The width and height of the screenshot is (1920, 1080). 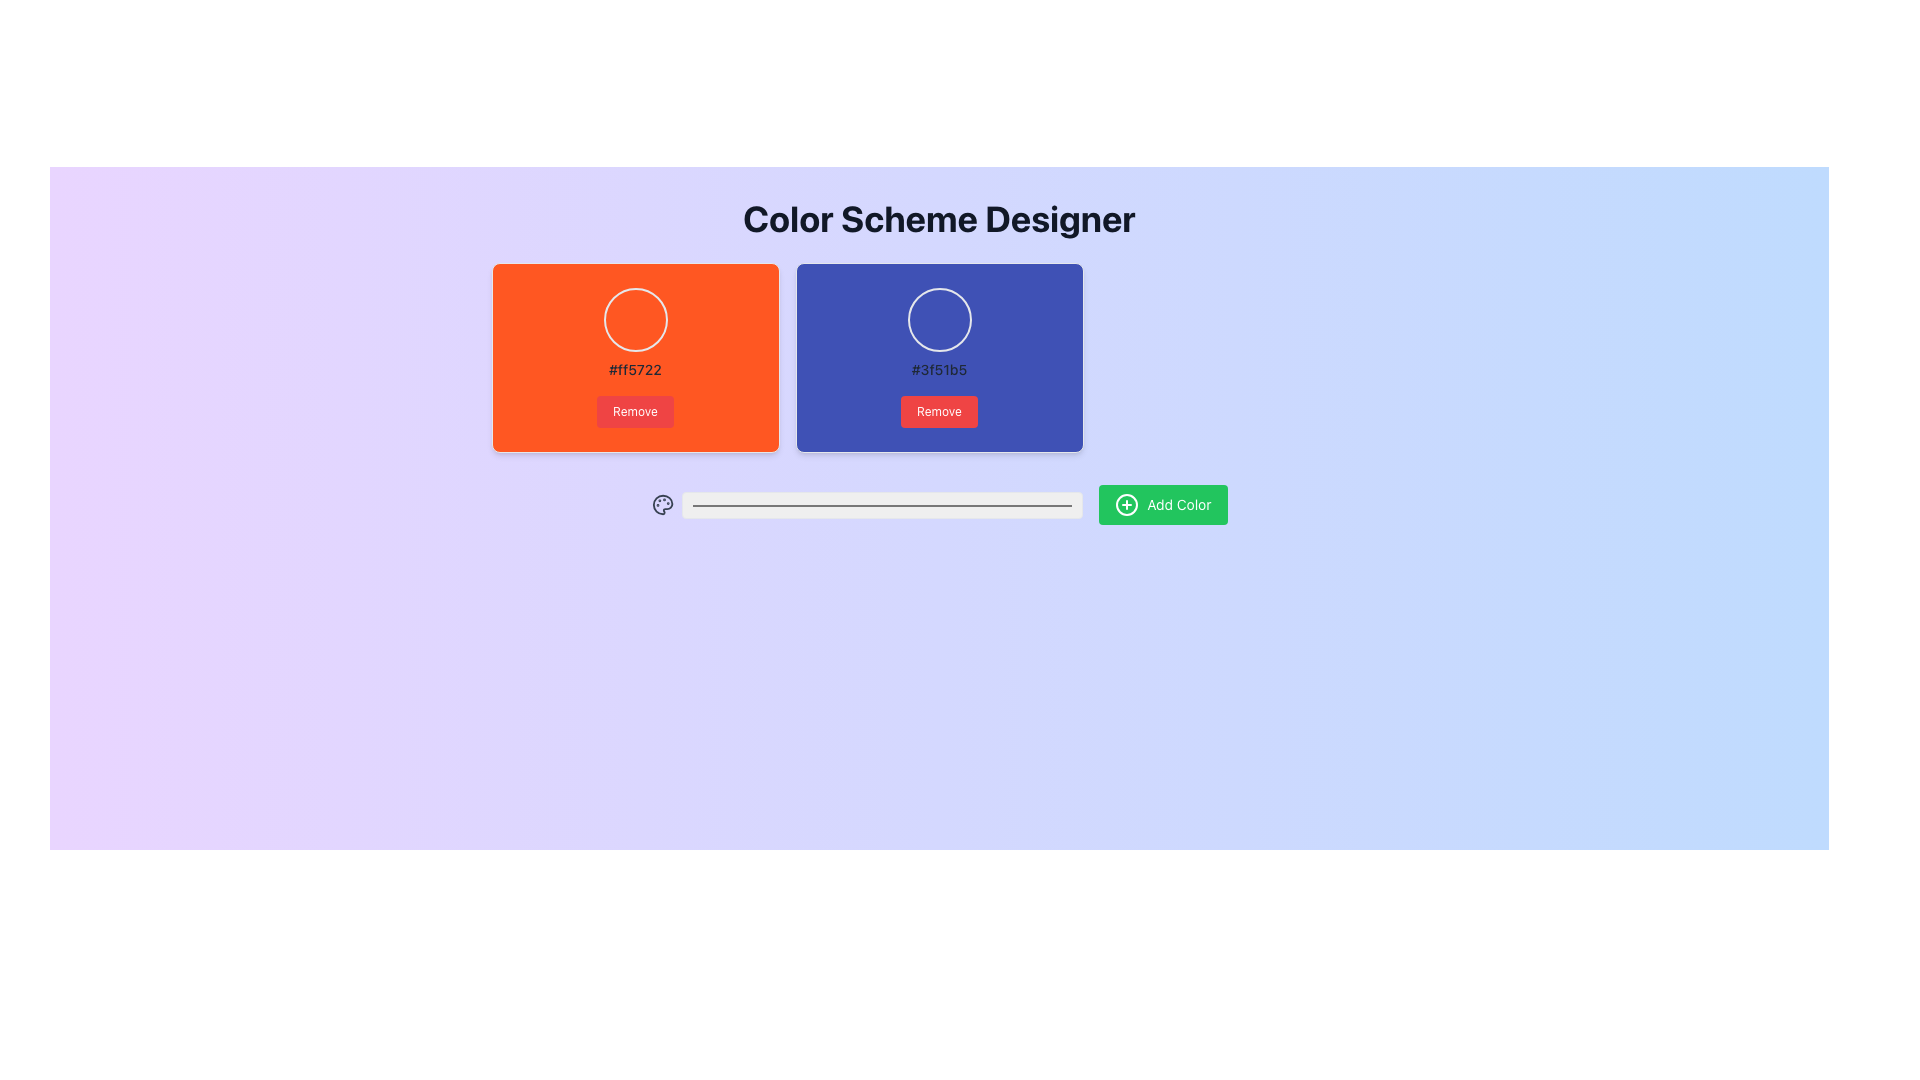 I want to click on the color, so click(x=881, y=504).